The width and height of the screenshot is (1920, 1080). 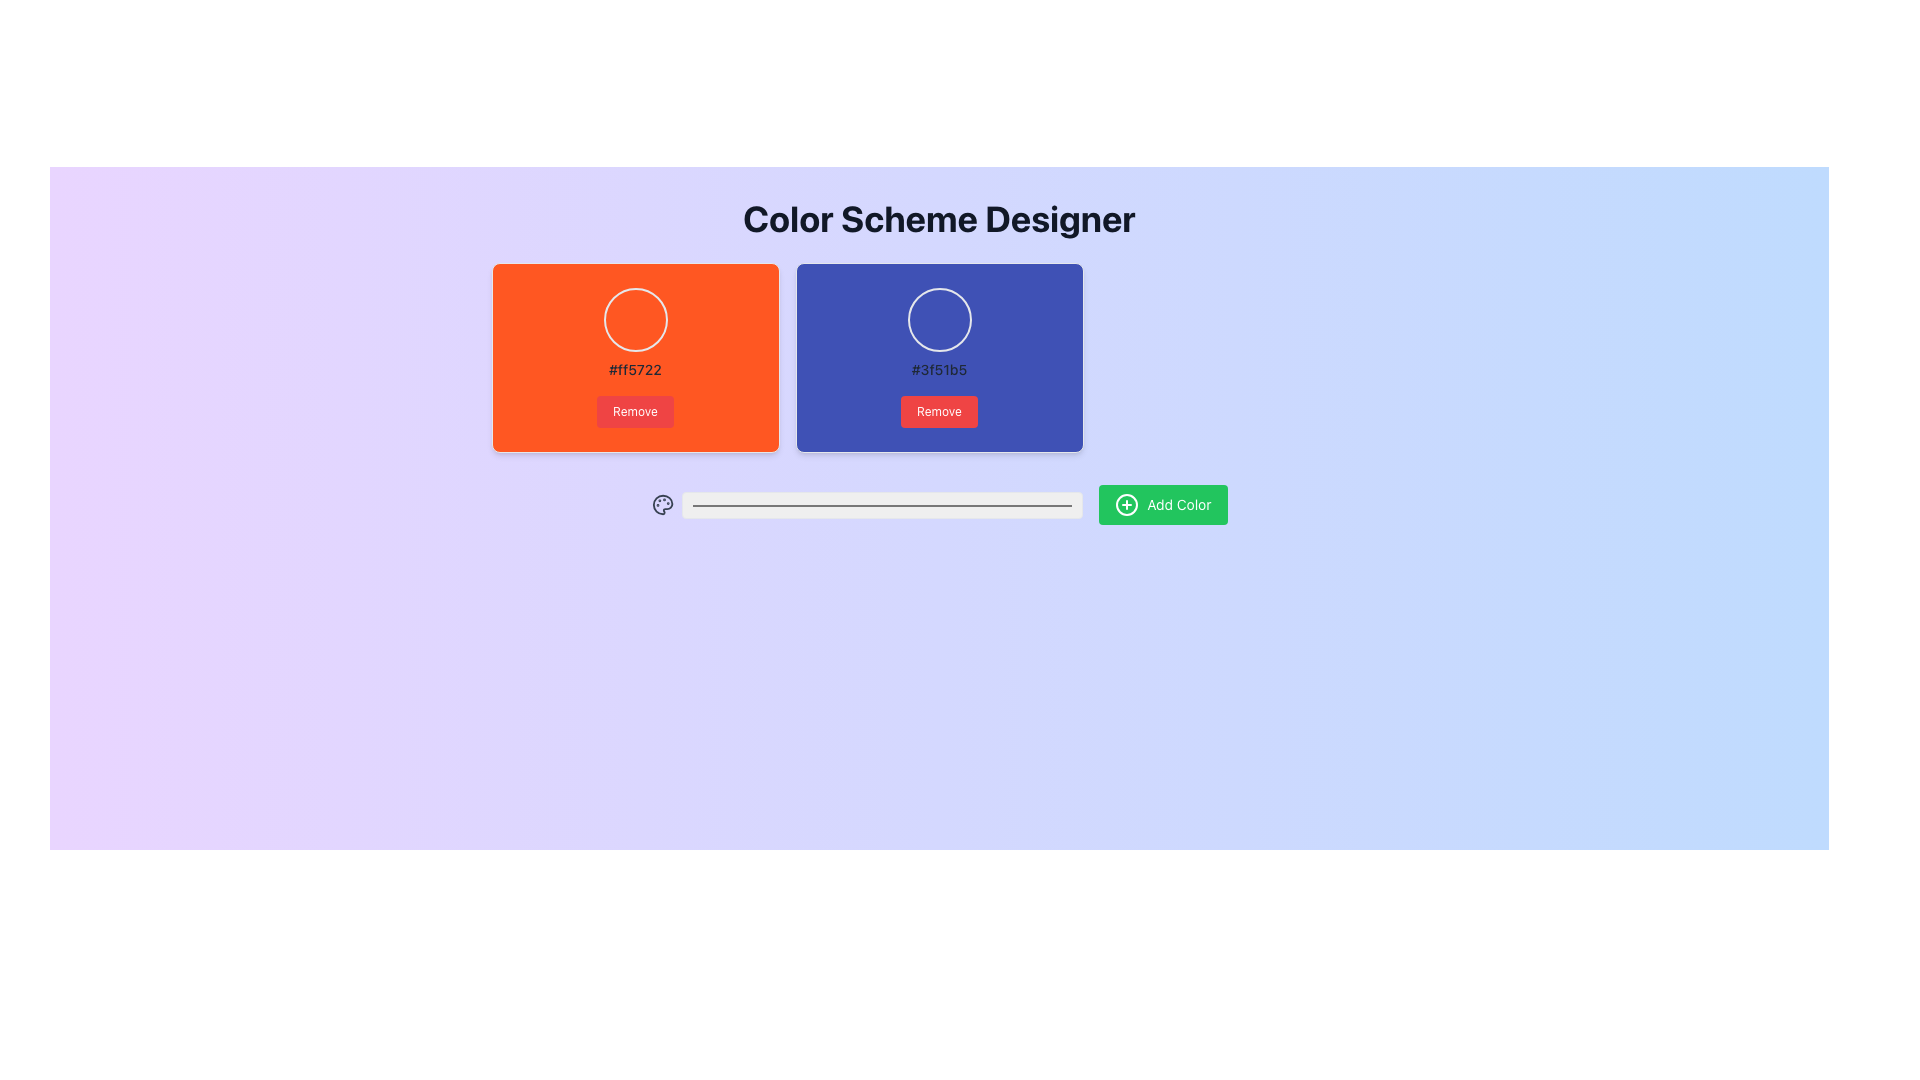 I want to click on the color, so click(x=881, y=504).